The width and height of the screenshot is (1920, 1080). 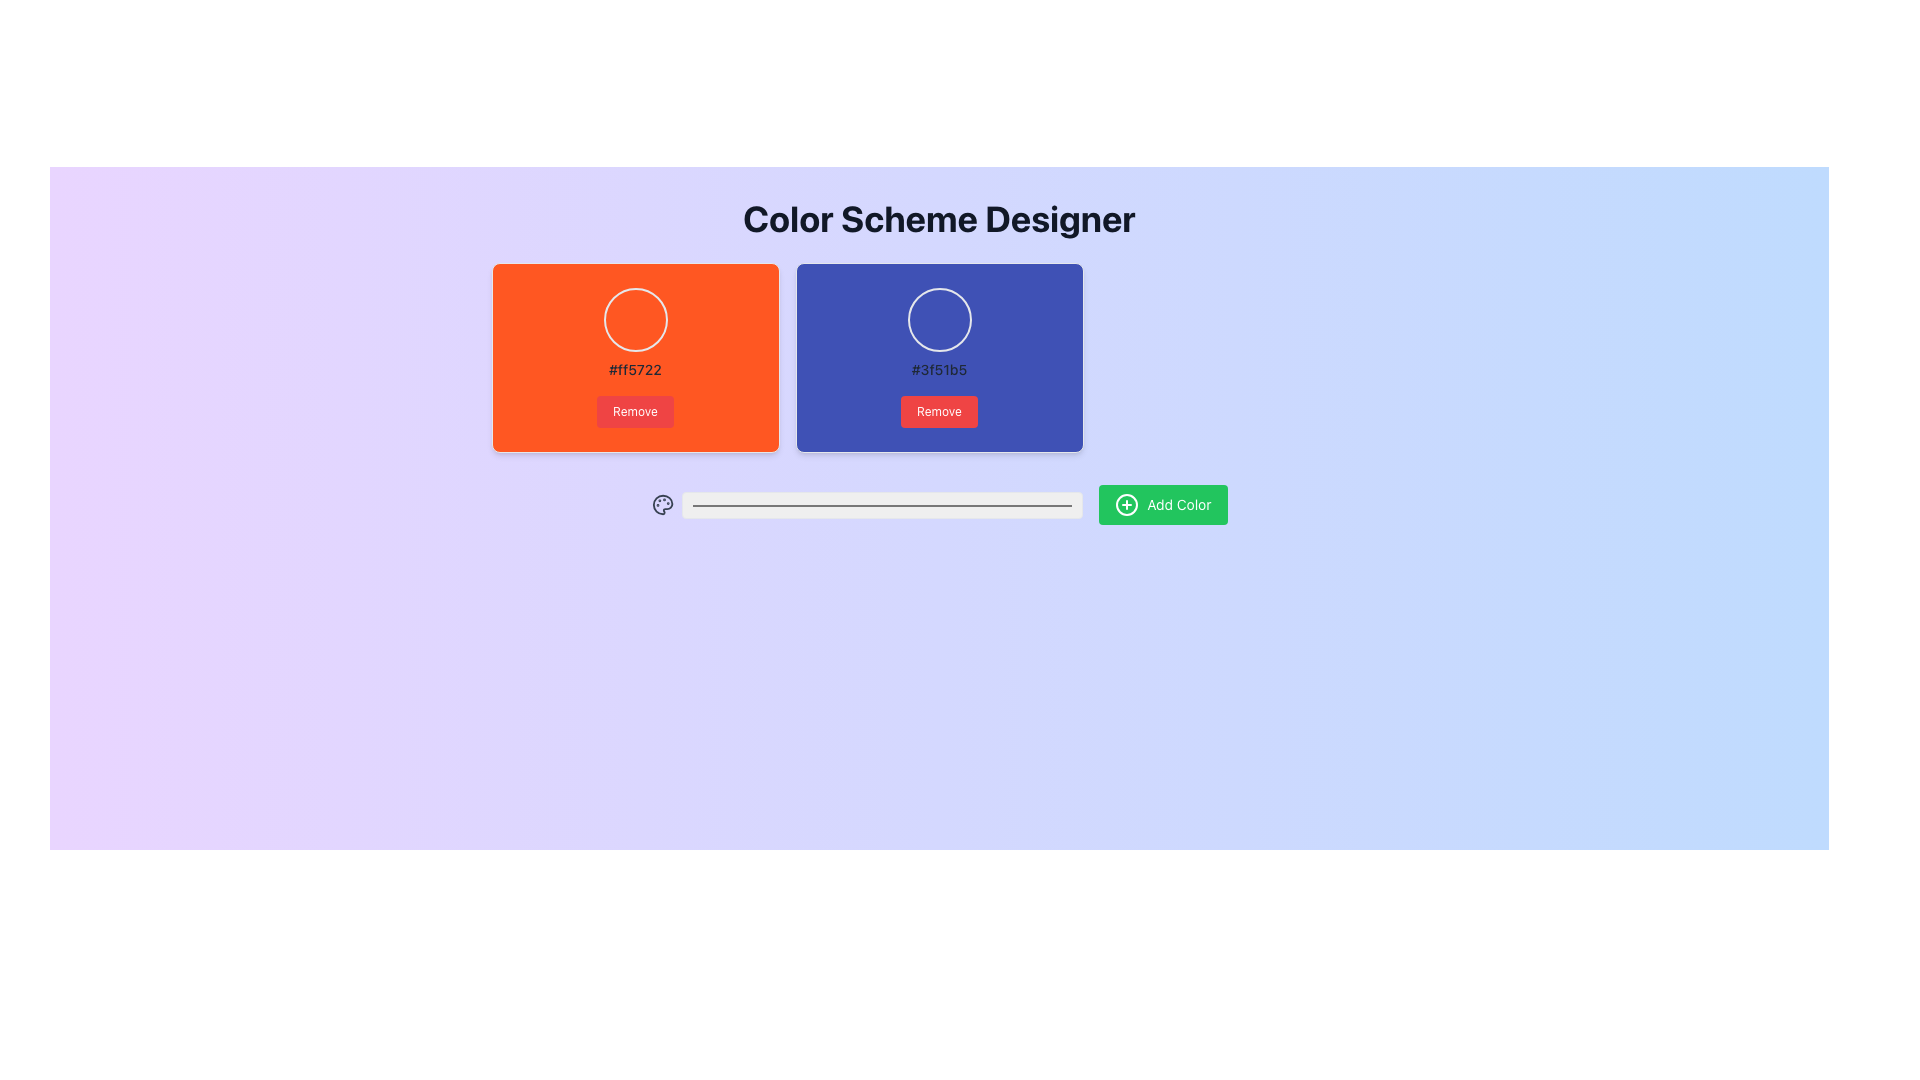 I want to click on the color, so click(x=881, y=504).